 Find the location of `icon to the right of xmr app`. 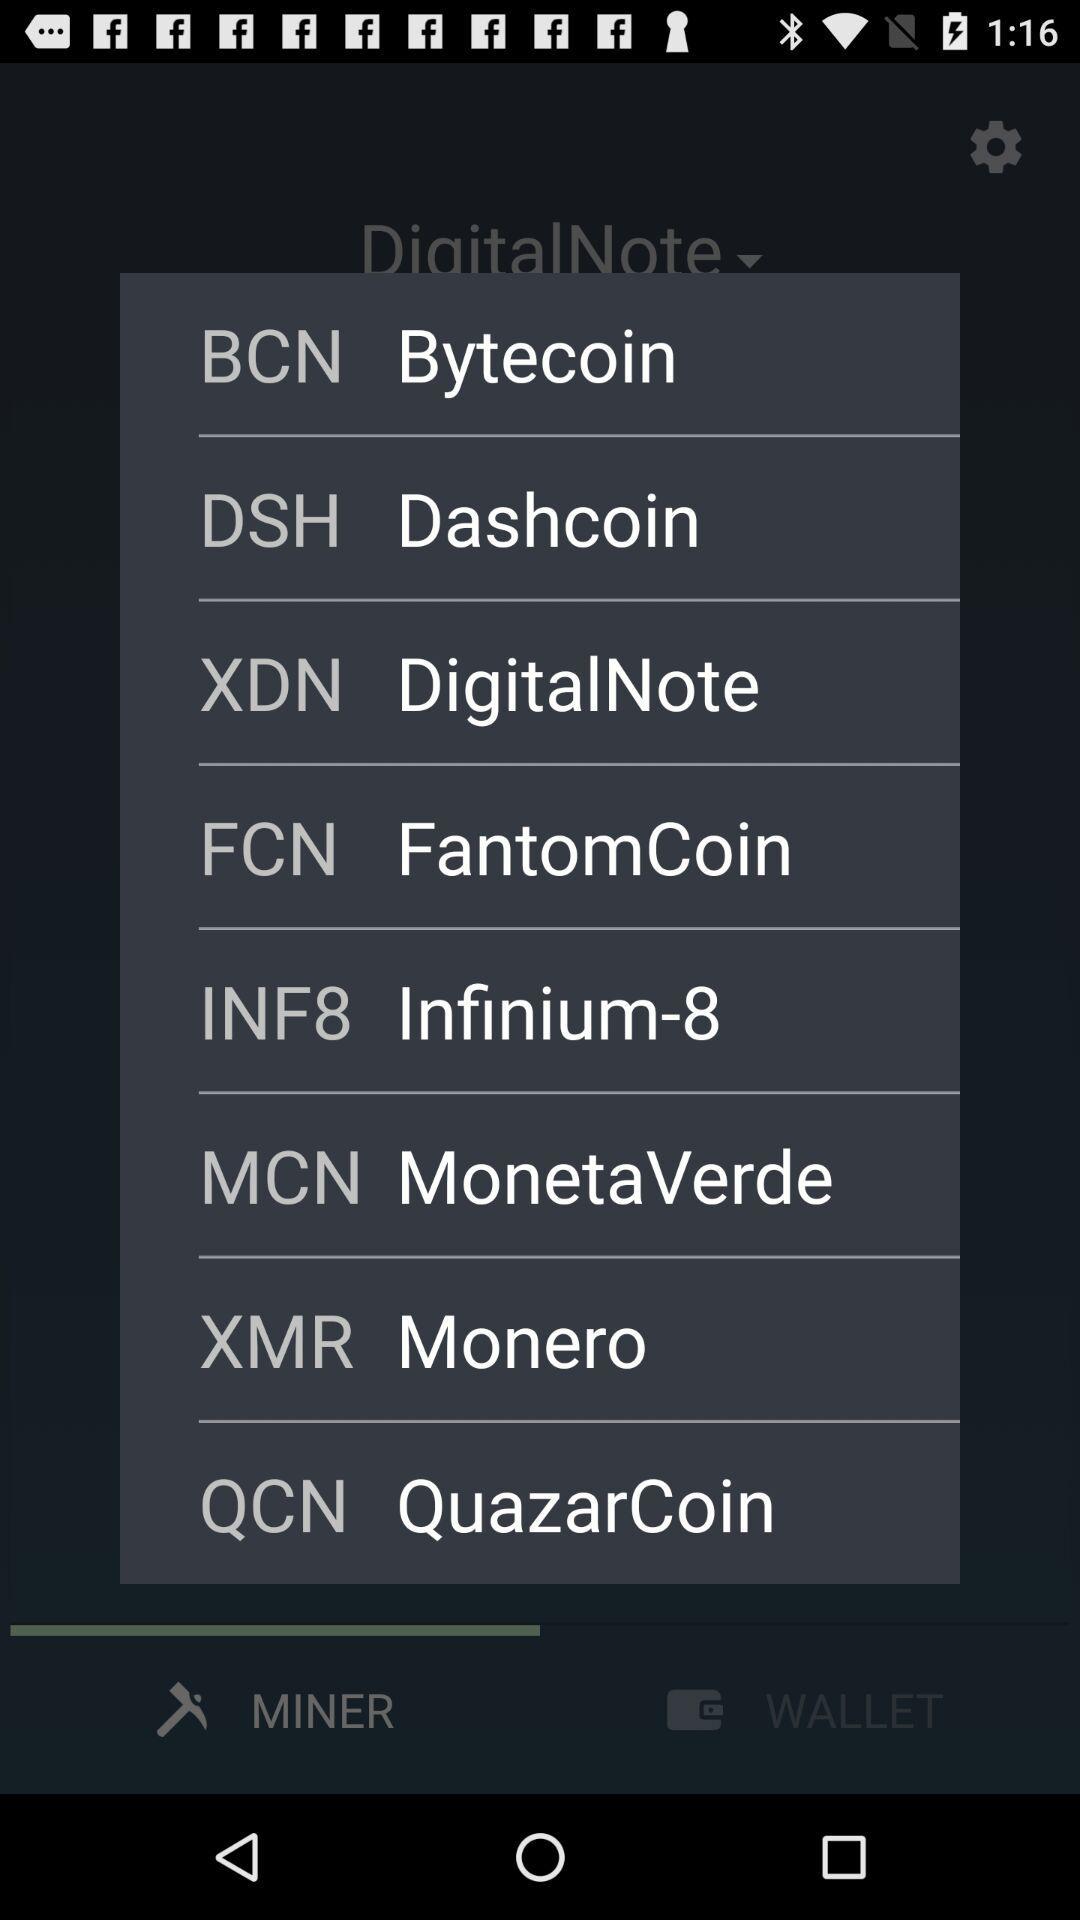

icon to the right of xmr app is located at coordinates (651, 1339).